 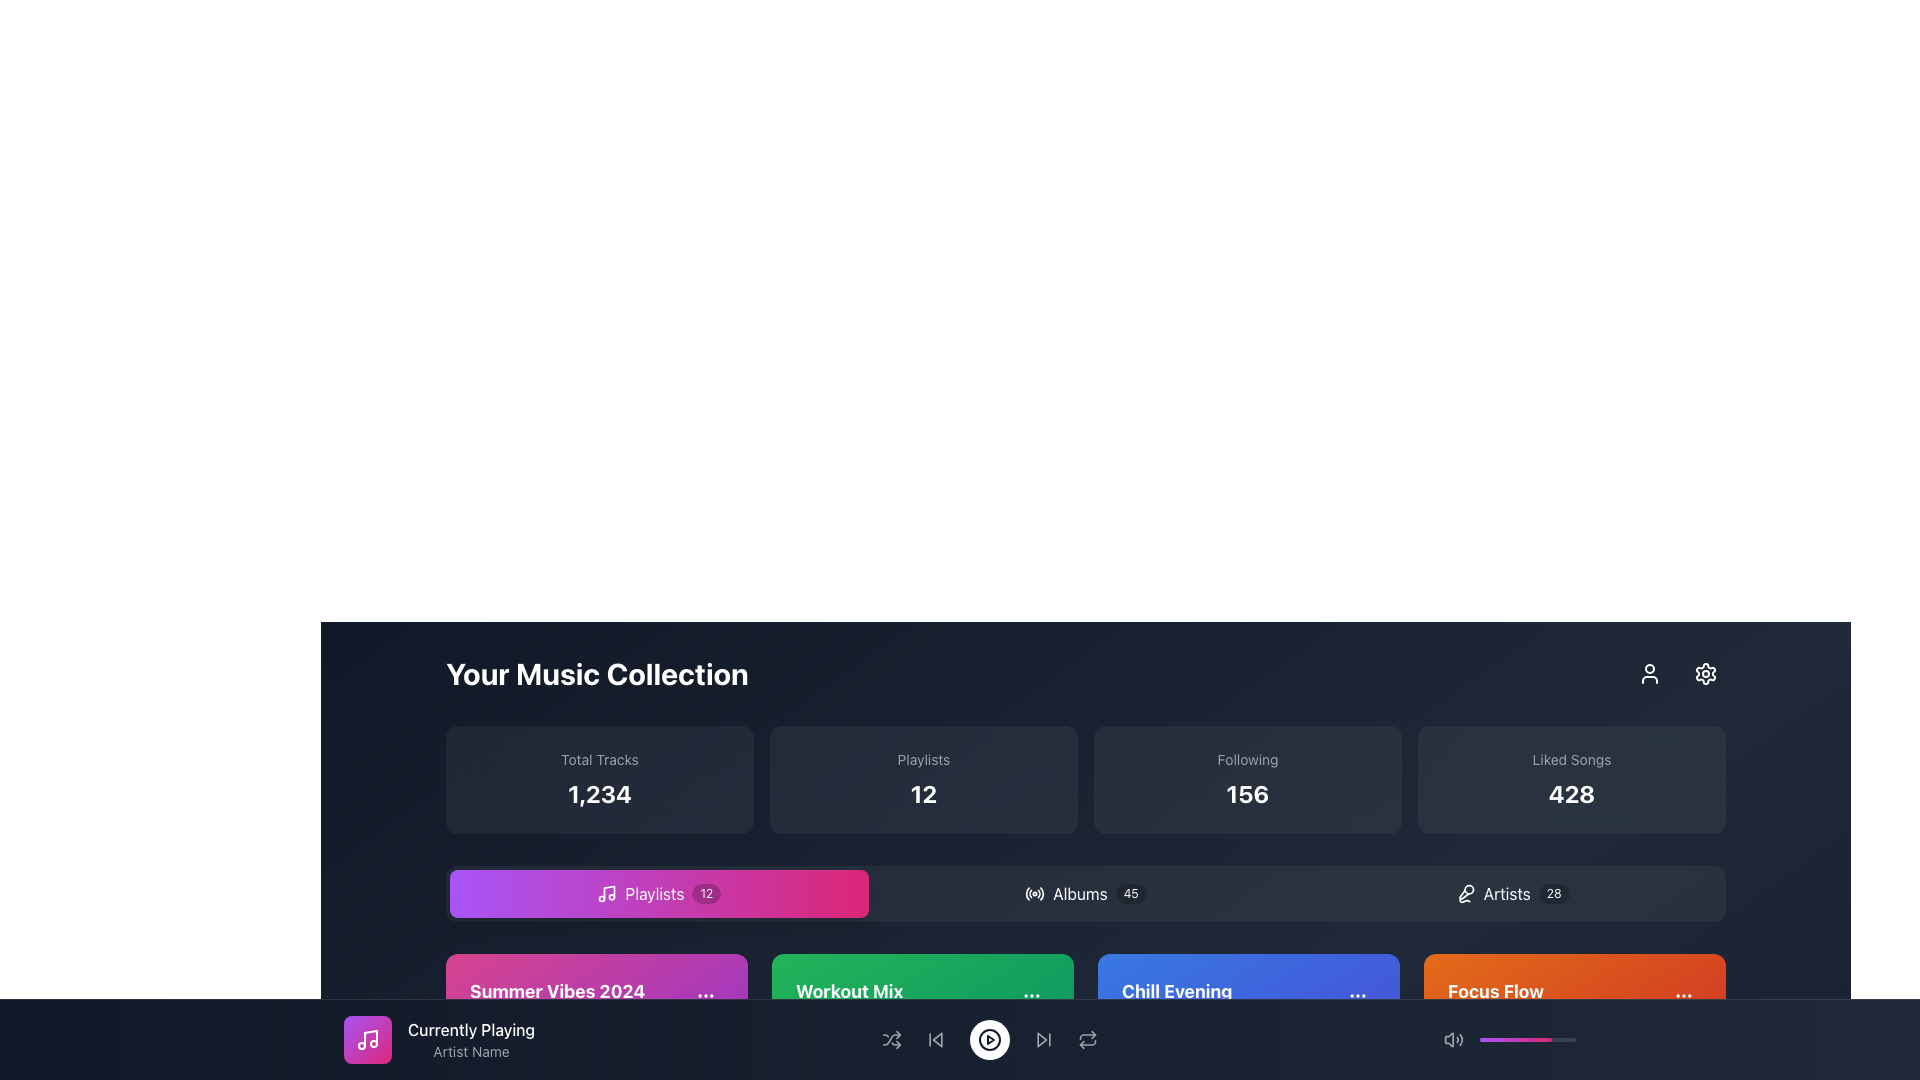 What do you see at coordinates (1704, 674) in the screenshot?
I see `the settings icon located at the top-right corner of the interface` at bounding box center [1704, 674].